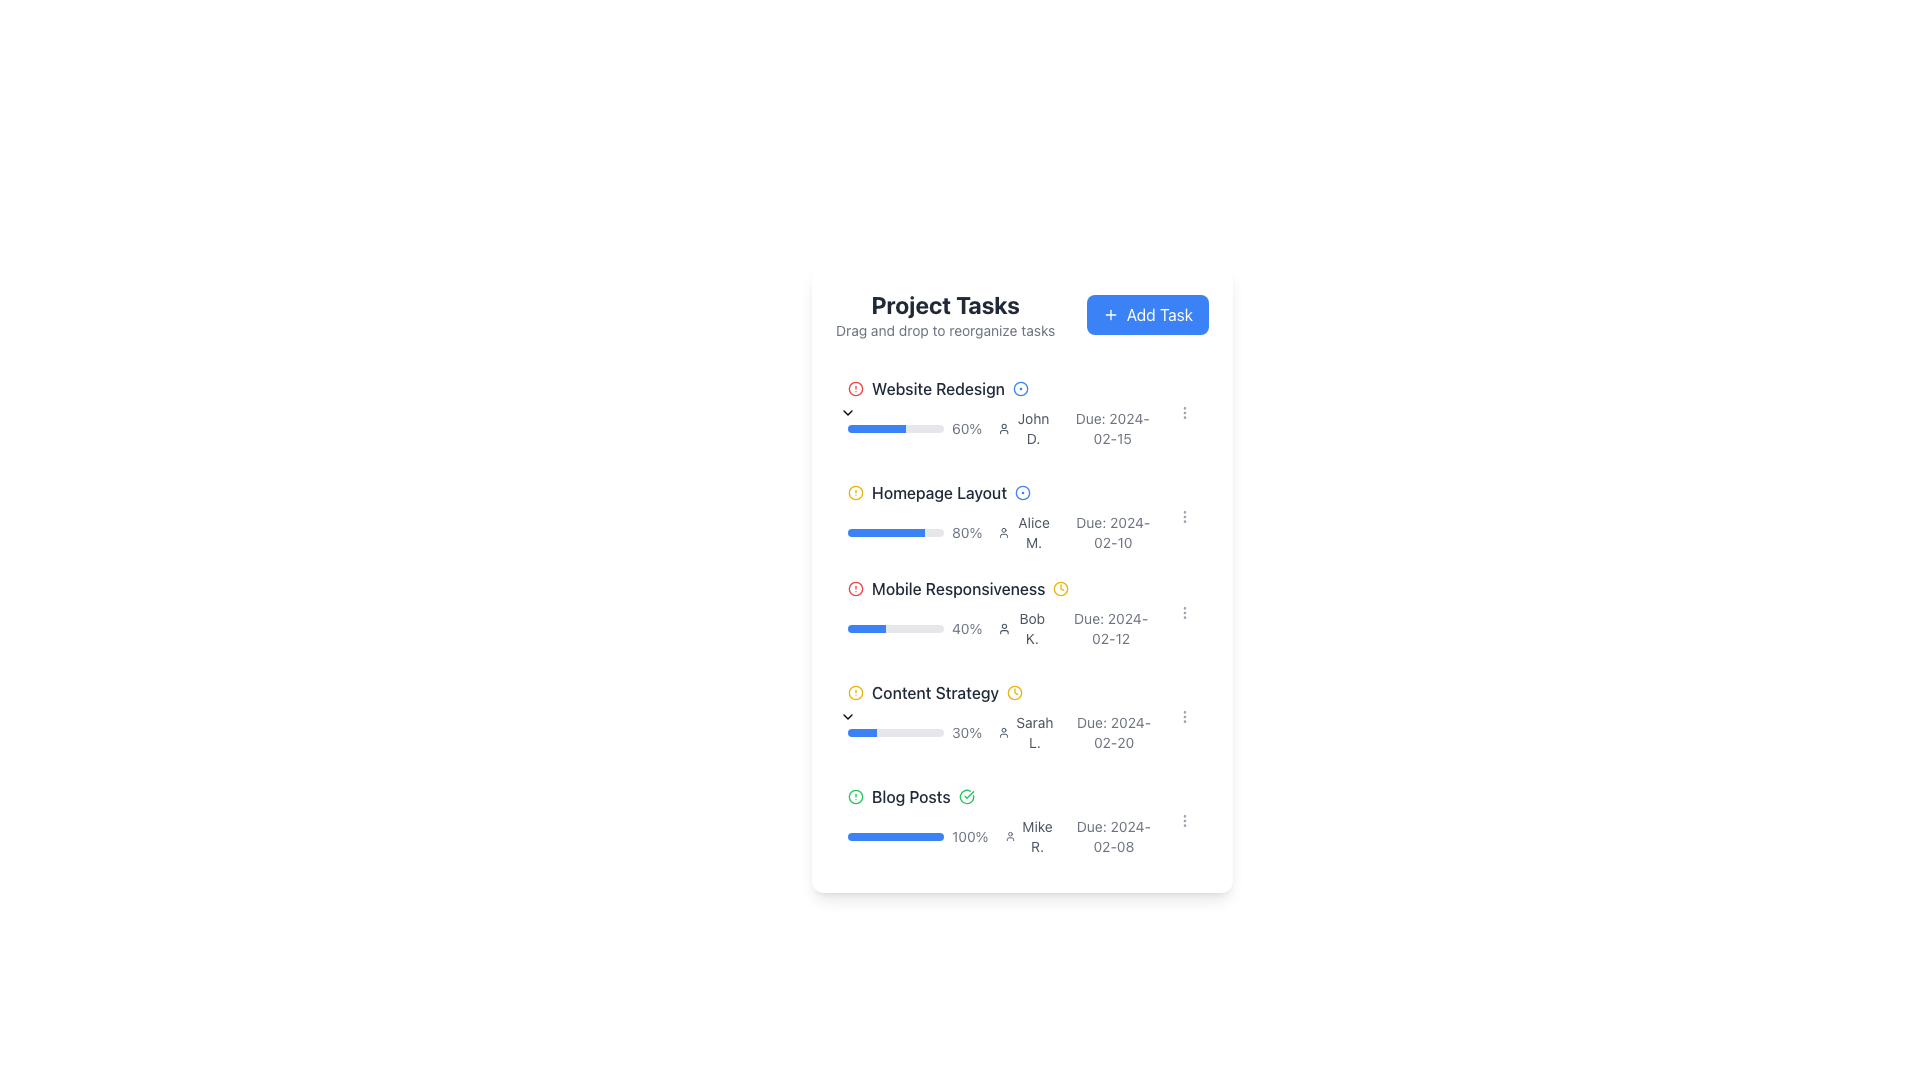  Describe the element at coordinates (1002, 837) in the screenshot. I see `the informational display showing task progress and metadata located at the bottom of the 'Blog Posts' section in the task list interface` at that location.